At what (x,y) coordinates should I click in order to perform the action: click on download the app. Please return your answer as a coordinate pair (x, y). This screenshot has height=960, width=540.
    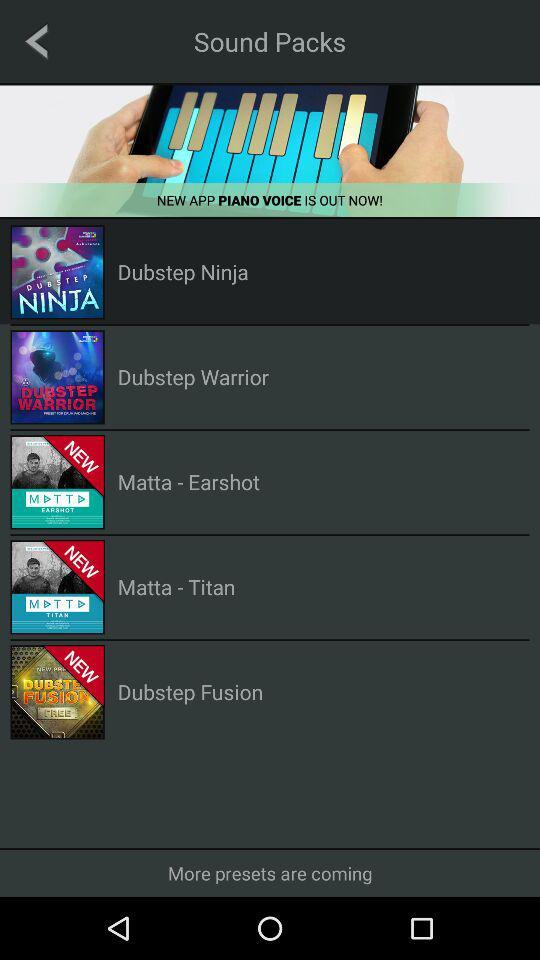
    Looking at the image, I should click on (270, 150).